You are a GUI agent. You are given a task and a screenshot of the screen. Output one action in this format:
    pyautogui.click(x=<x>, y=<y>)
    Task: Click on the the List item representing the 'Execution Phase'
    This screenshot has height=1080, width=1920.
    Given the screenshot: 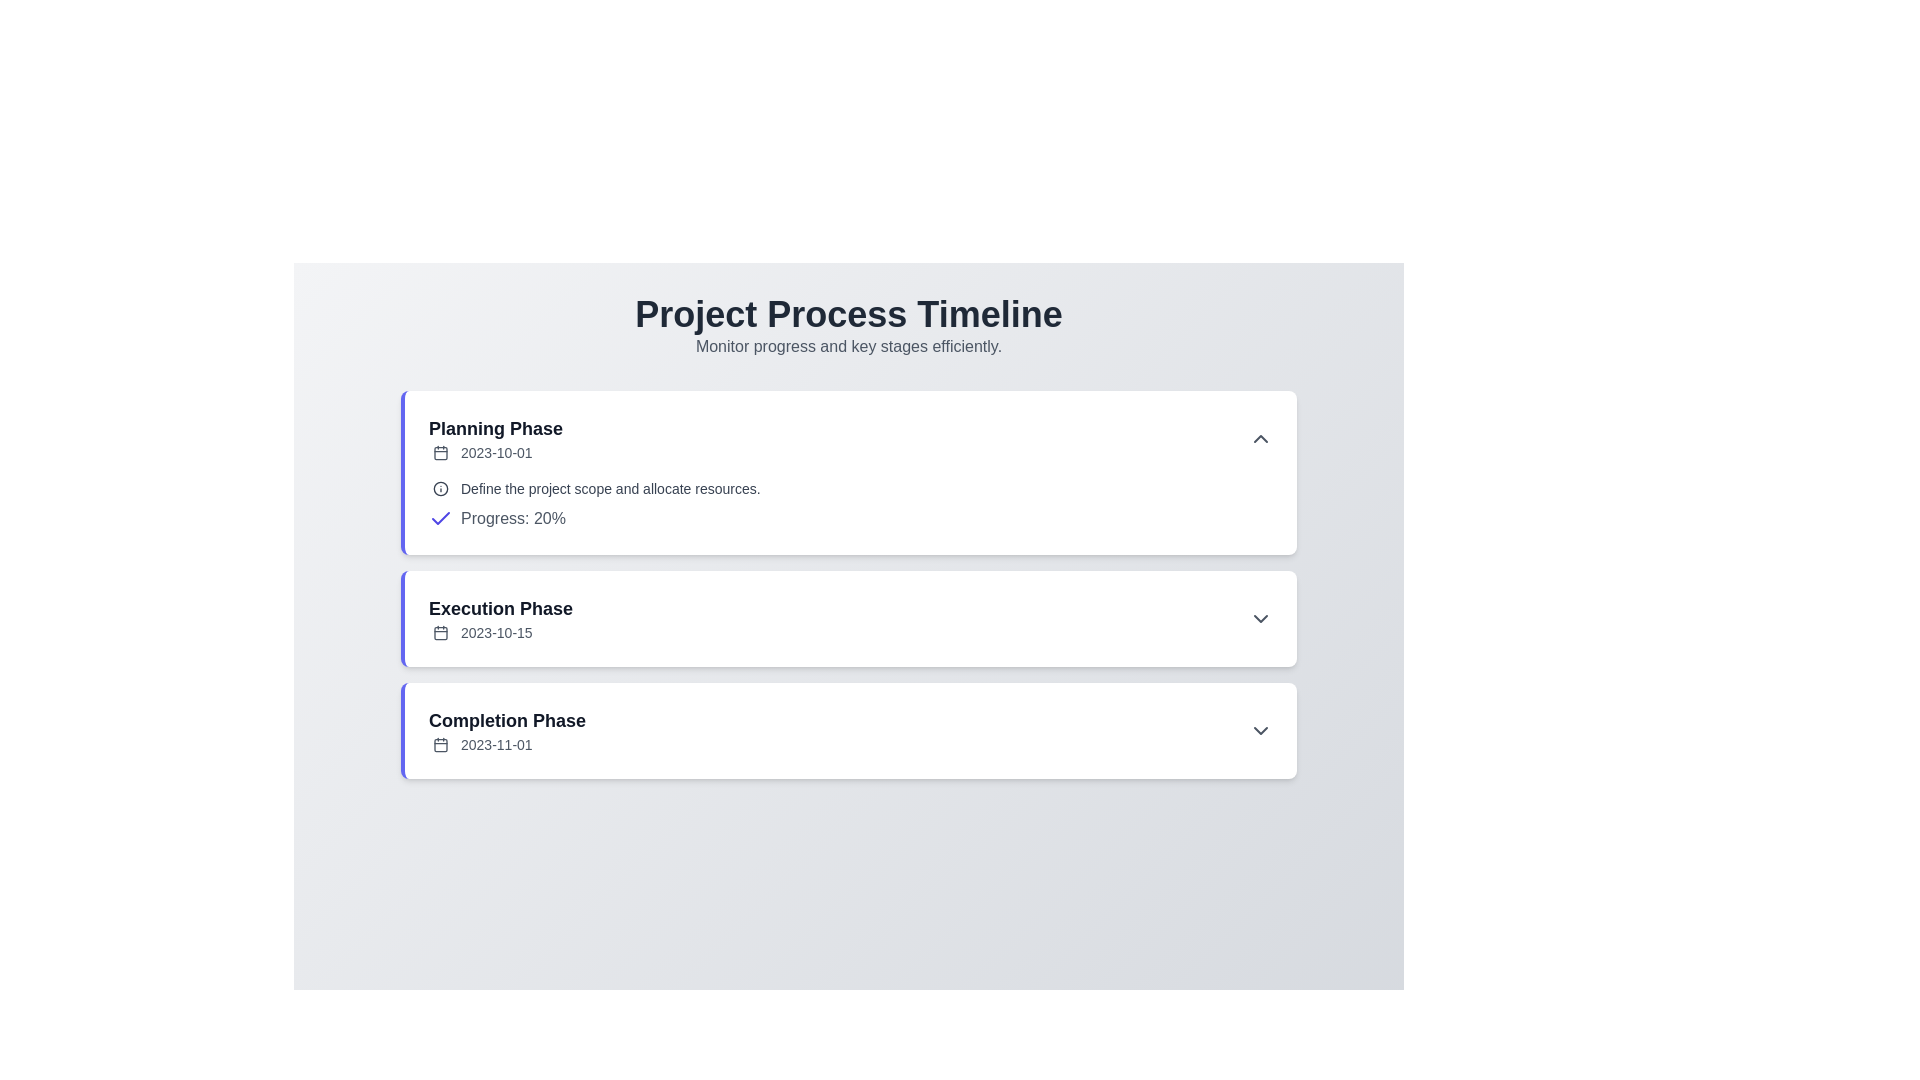 What is the action you would take?
    pyautogui.click(x=850, y=617)
    